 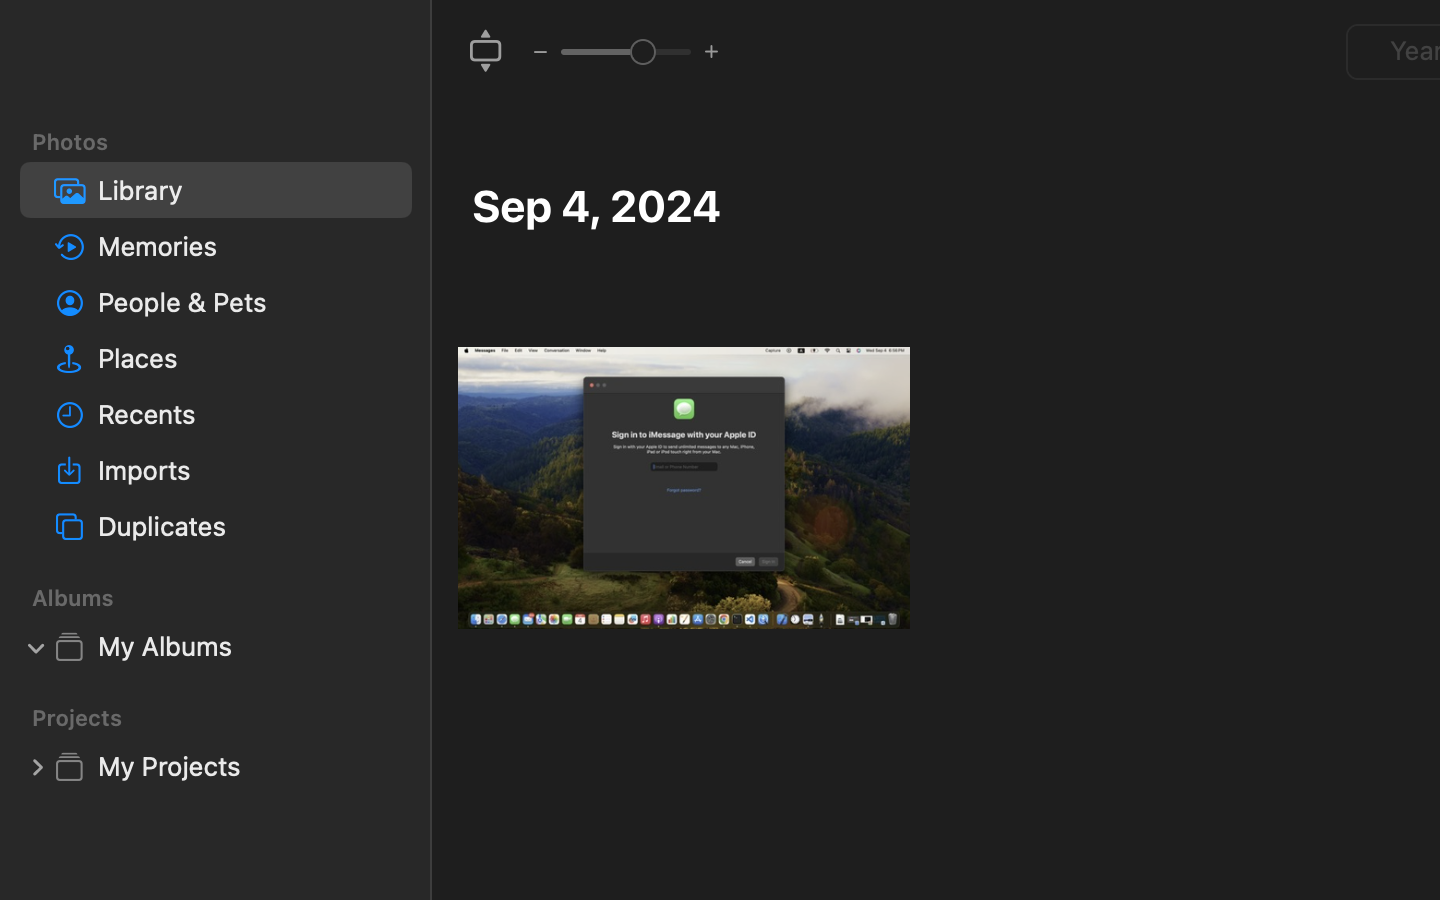 I want to click on 'Imports', so click(x=245, y=468).